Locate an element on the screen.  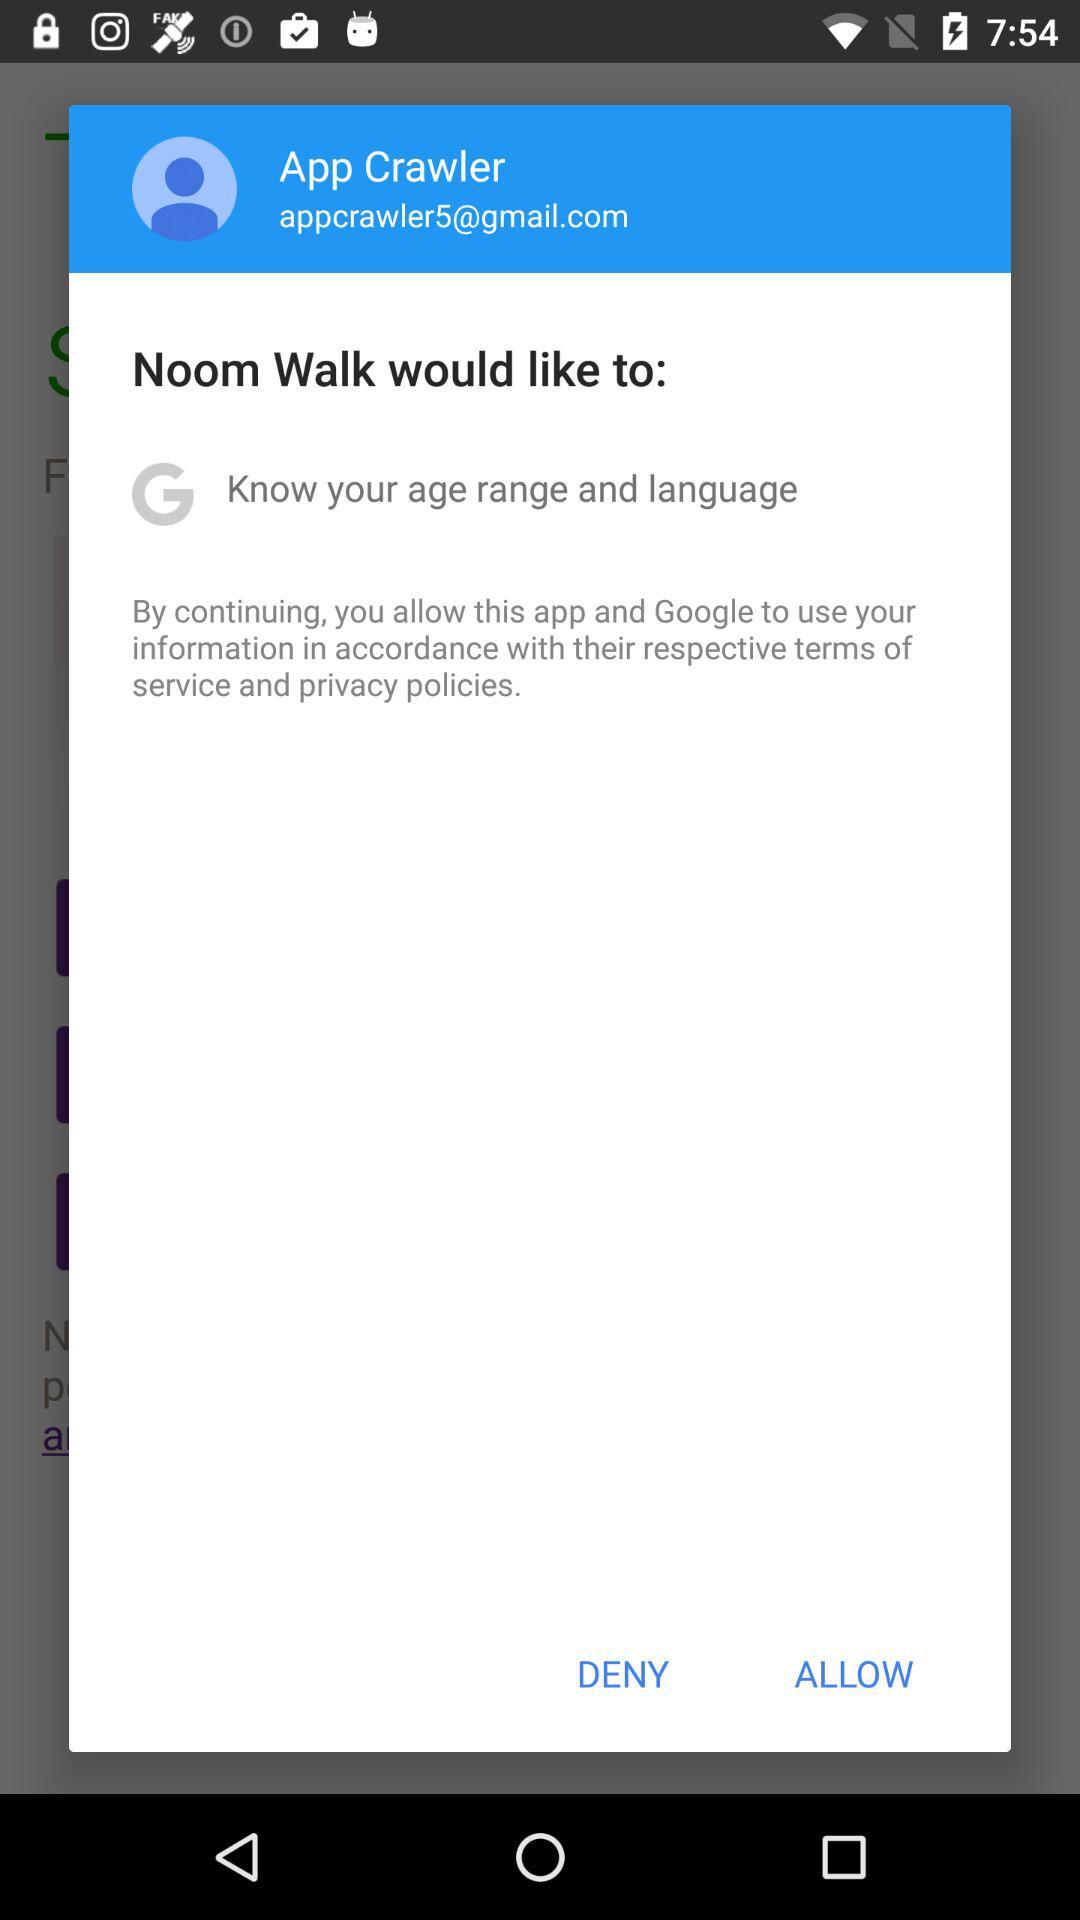
the button next to allow button is located at coordinates (621, 1673).